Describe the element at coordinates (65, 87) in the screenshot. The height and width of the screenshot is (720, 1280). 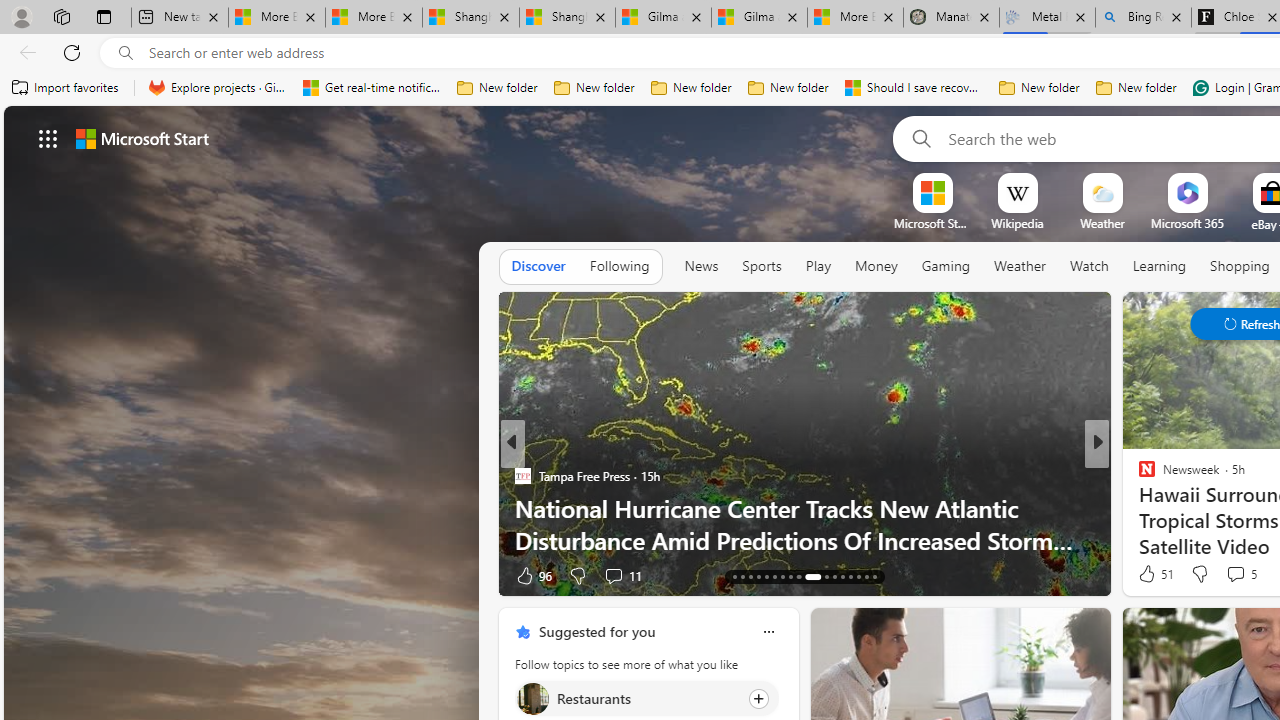
I see `'Import favorites'` at that location.